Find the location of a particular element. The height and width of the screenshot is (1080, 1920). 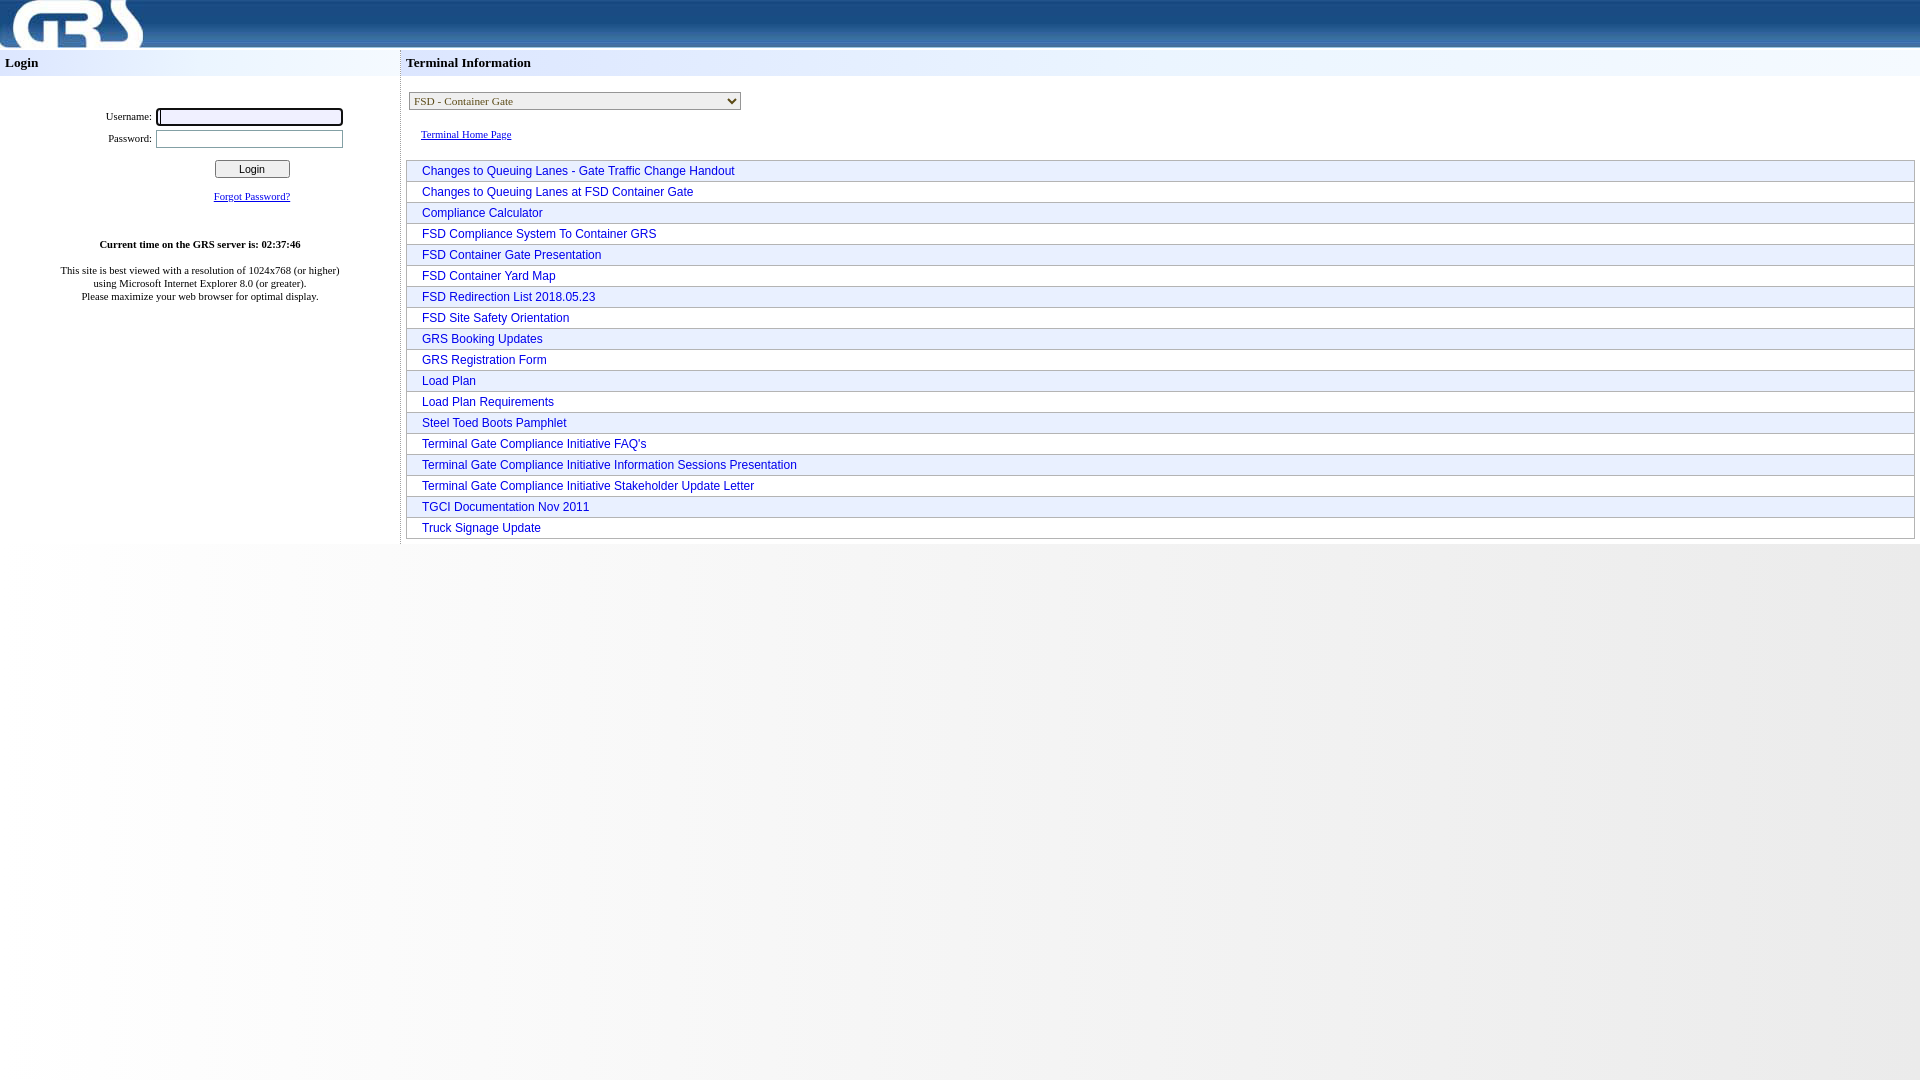

'Forgot Password?' is located at coordinates (251, 196).